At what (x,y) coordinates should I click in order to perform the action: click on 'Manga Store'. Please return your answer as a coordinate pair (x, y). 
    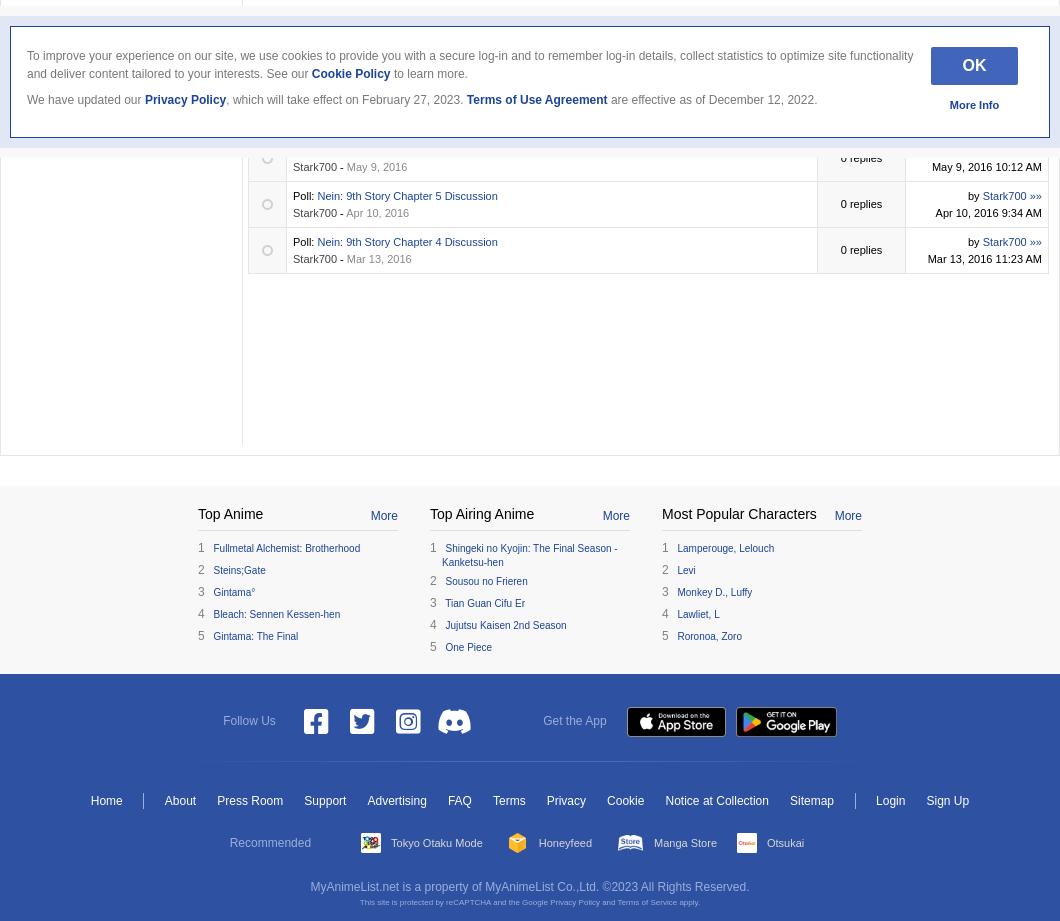
    Looking at the image, I should click on (684, 840).